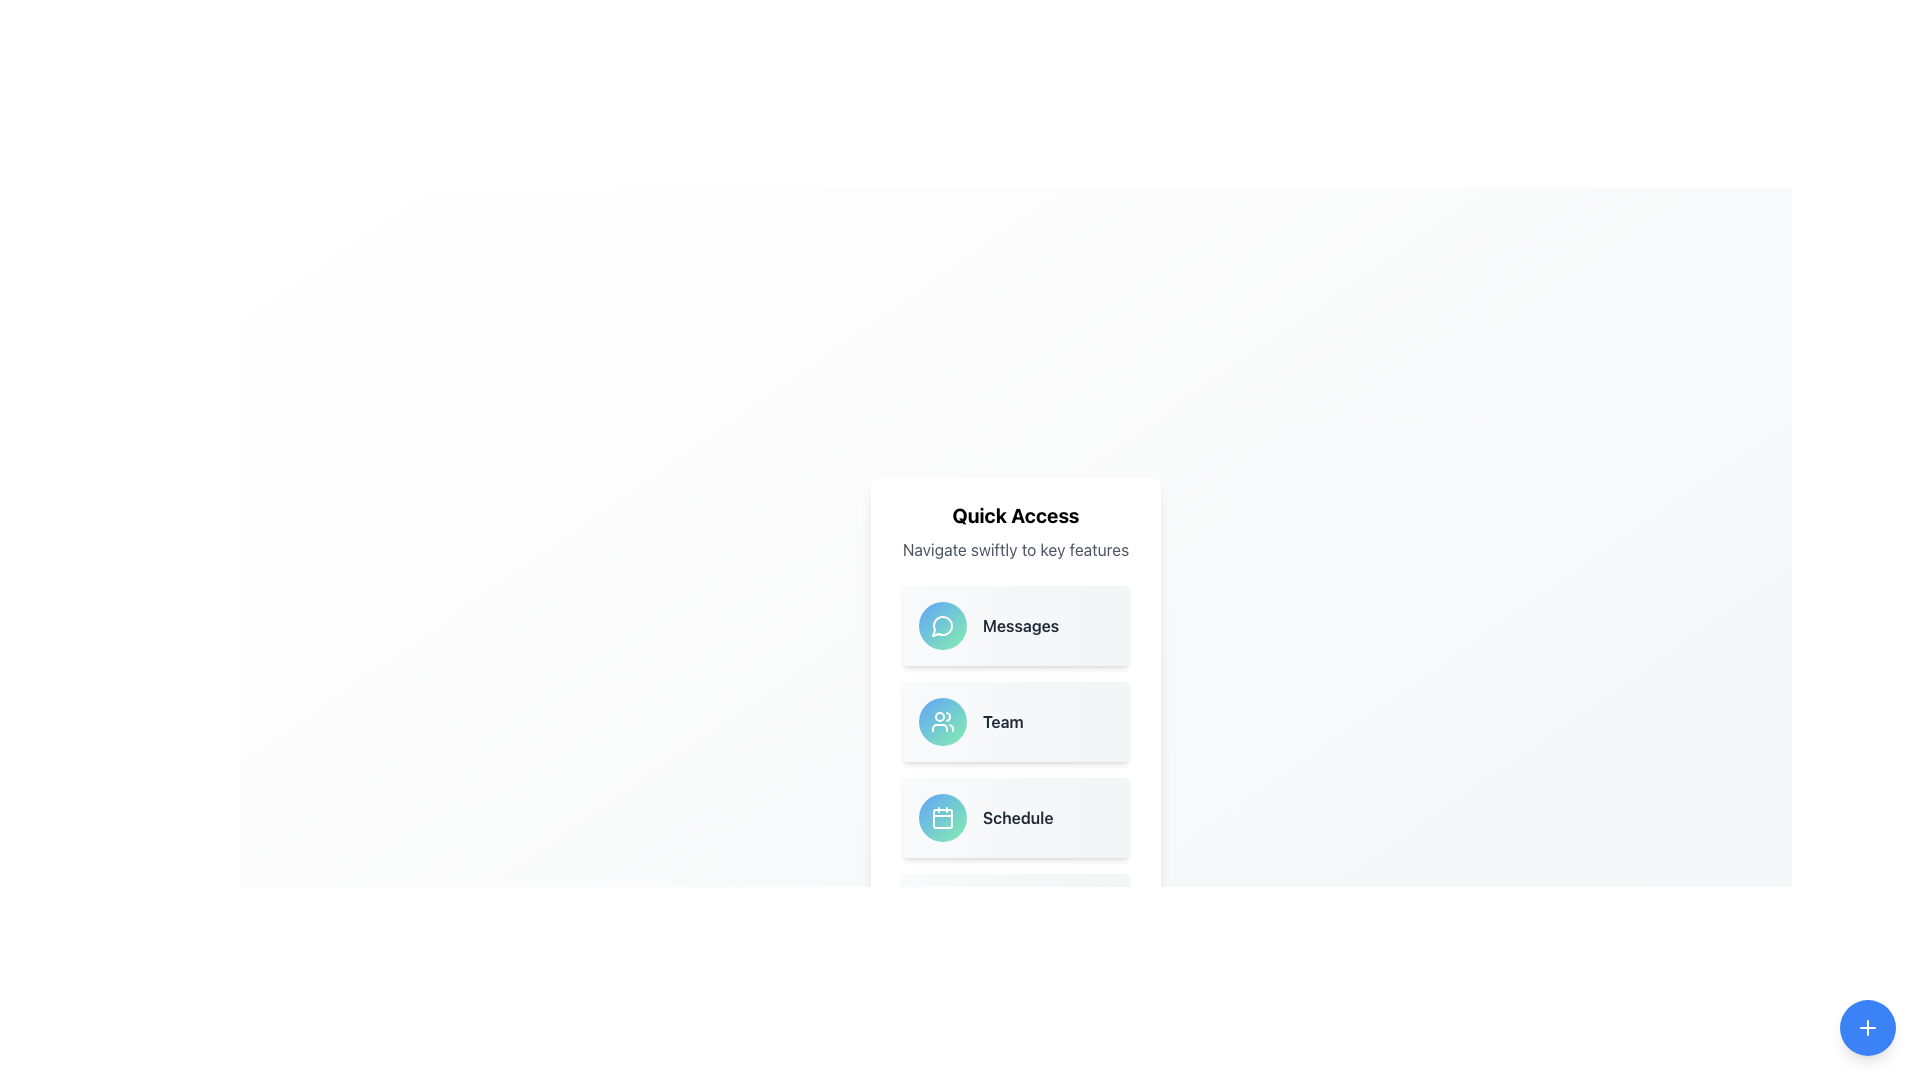  Describe the element at coordinates (941, 817) in the screenshot. I see `the calendar icon located at the bottom of the vertical list of icons in the 'Quick Access' section` at that location.